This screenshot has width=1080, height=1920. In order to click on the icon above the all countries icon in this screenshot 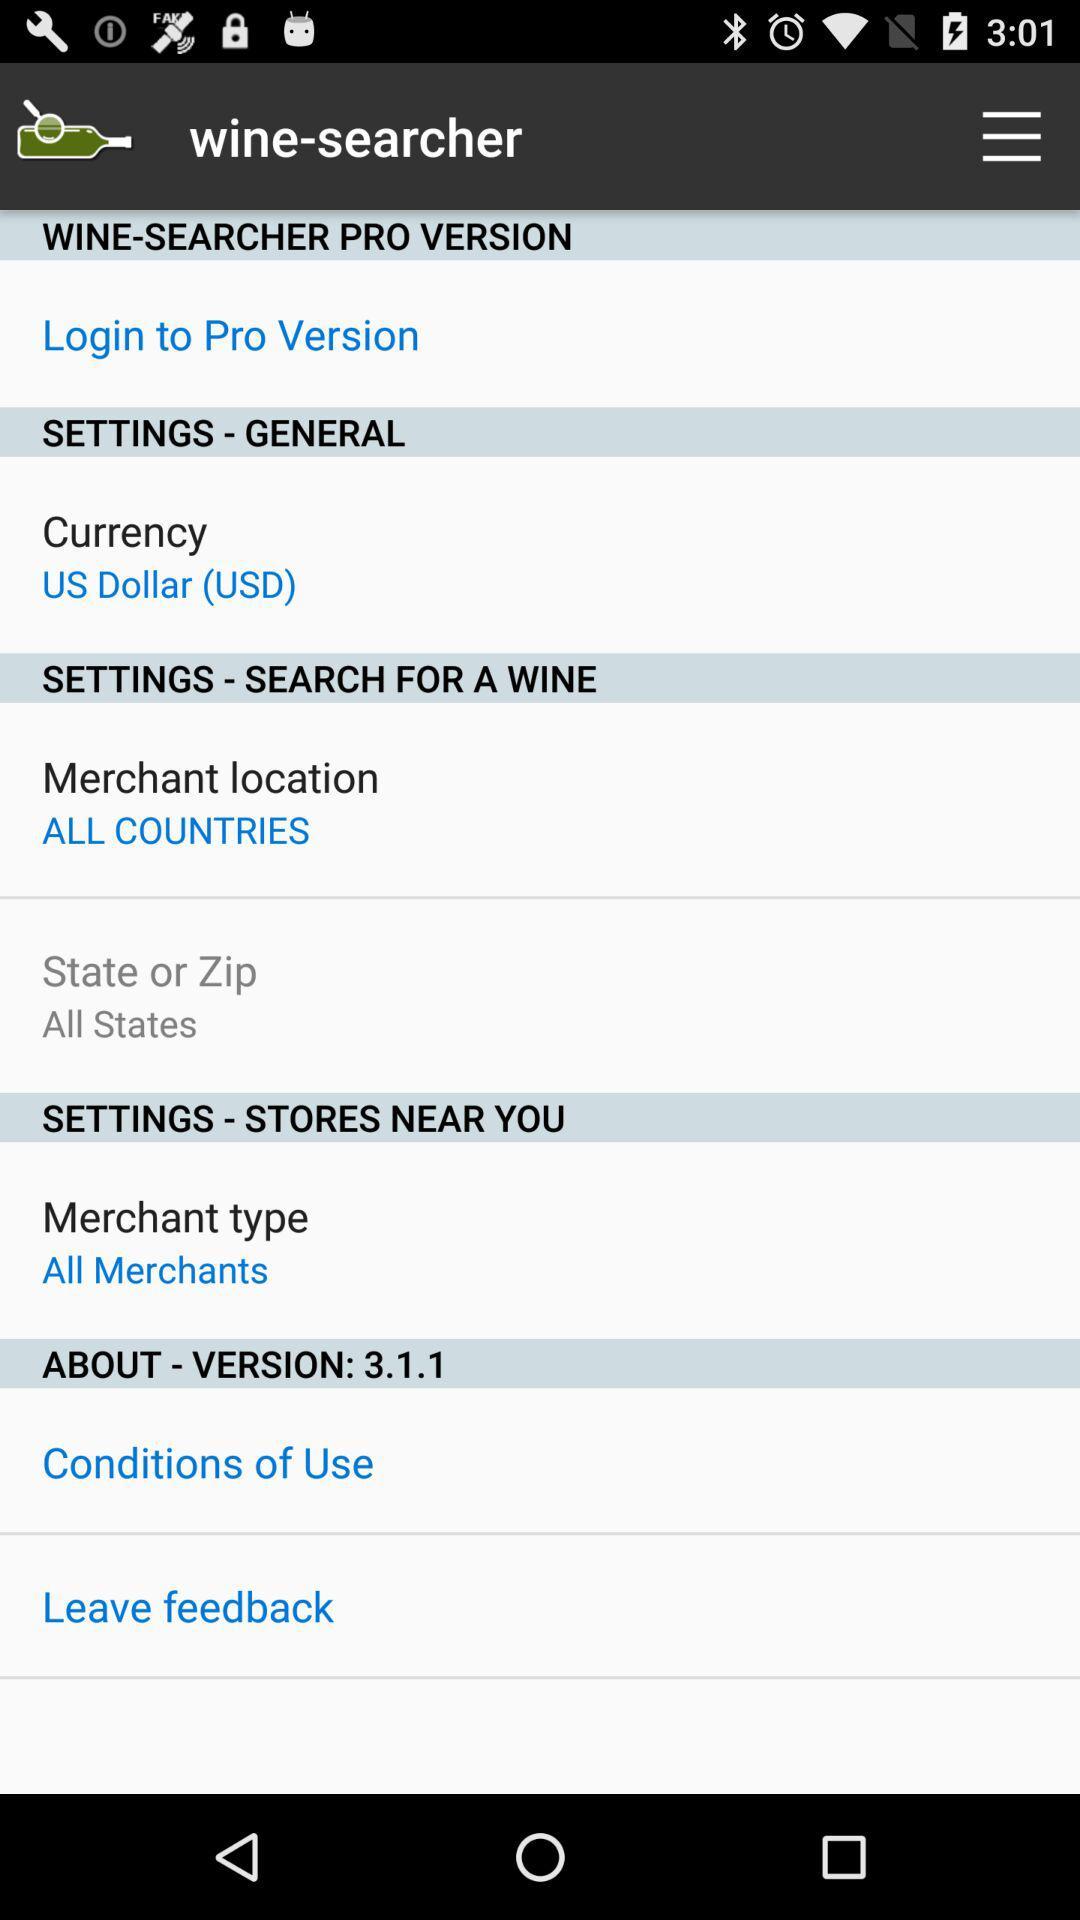, I will do `click(210, 775)`.